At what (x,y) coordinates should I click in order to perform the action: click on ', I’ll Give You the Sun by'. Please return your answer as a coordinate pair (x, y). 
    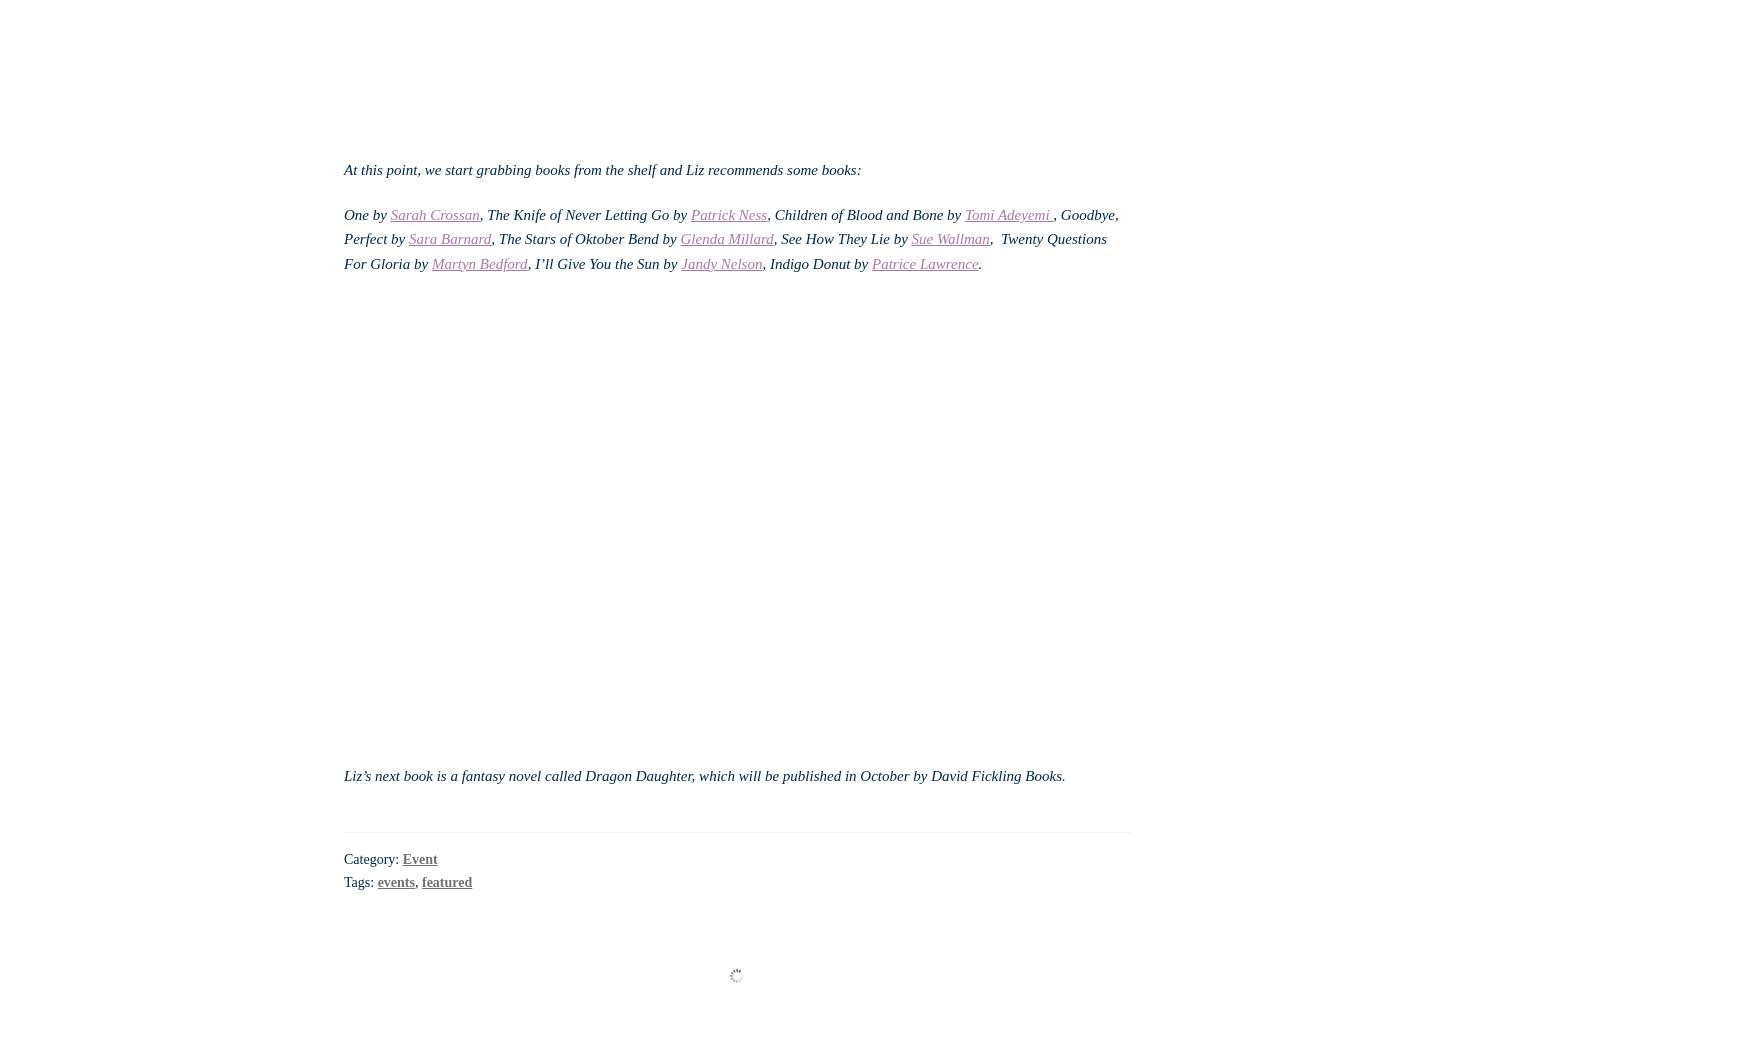
    Looking at the image, I should click on (603, 262).